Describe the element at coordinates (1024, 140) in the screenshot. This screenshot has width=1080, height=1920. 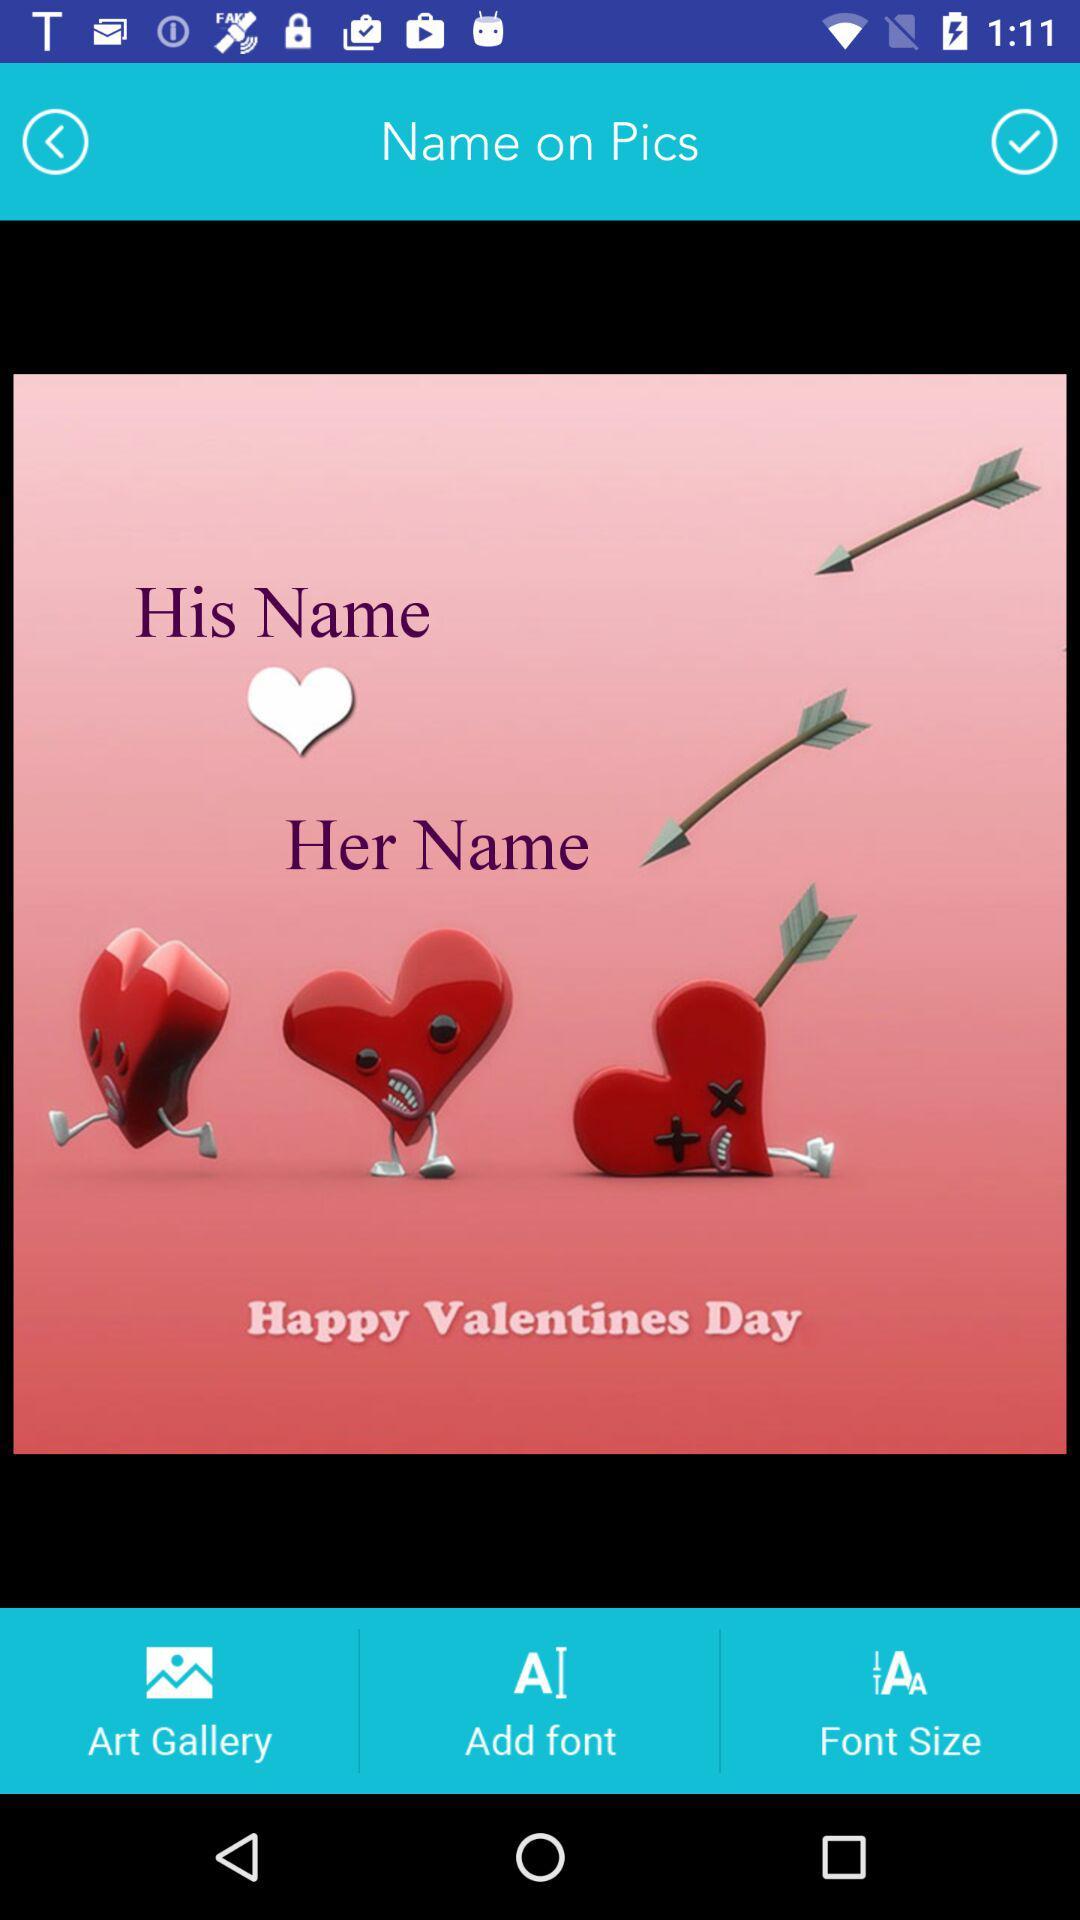
I see `the check icon` at that location.